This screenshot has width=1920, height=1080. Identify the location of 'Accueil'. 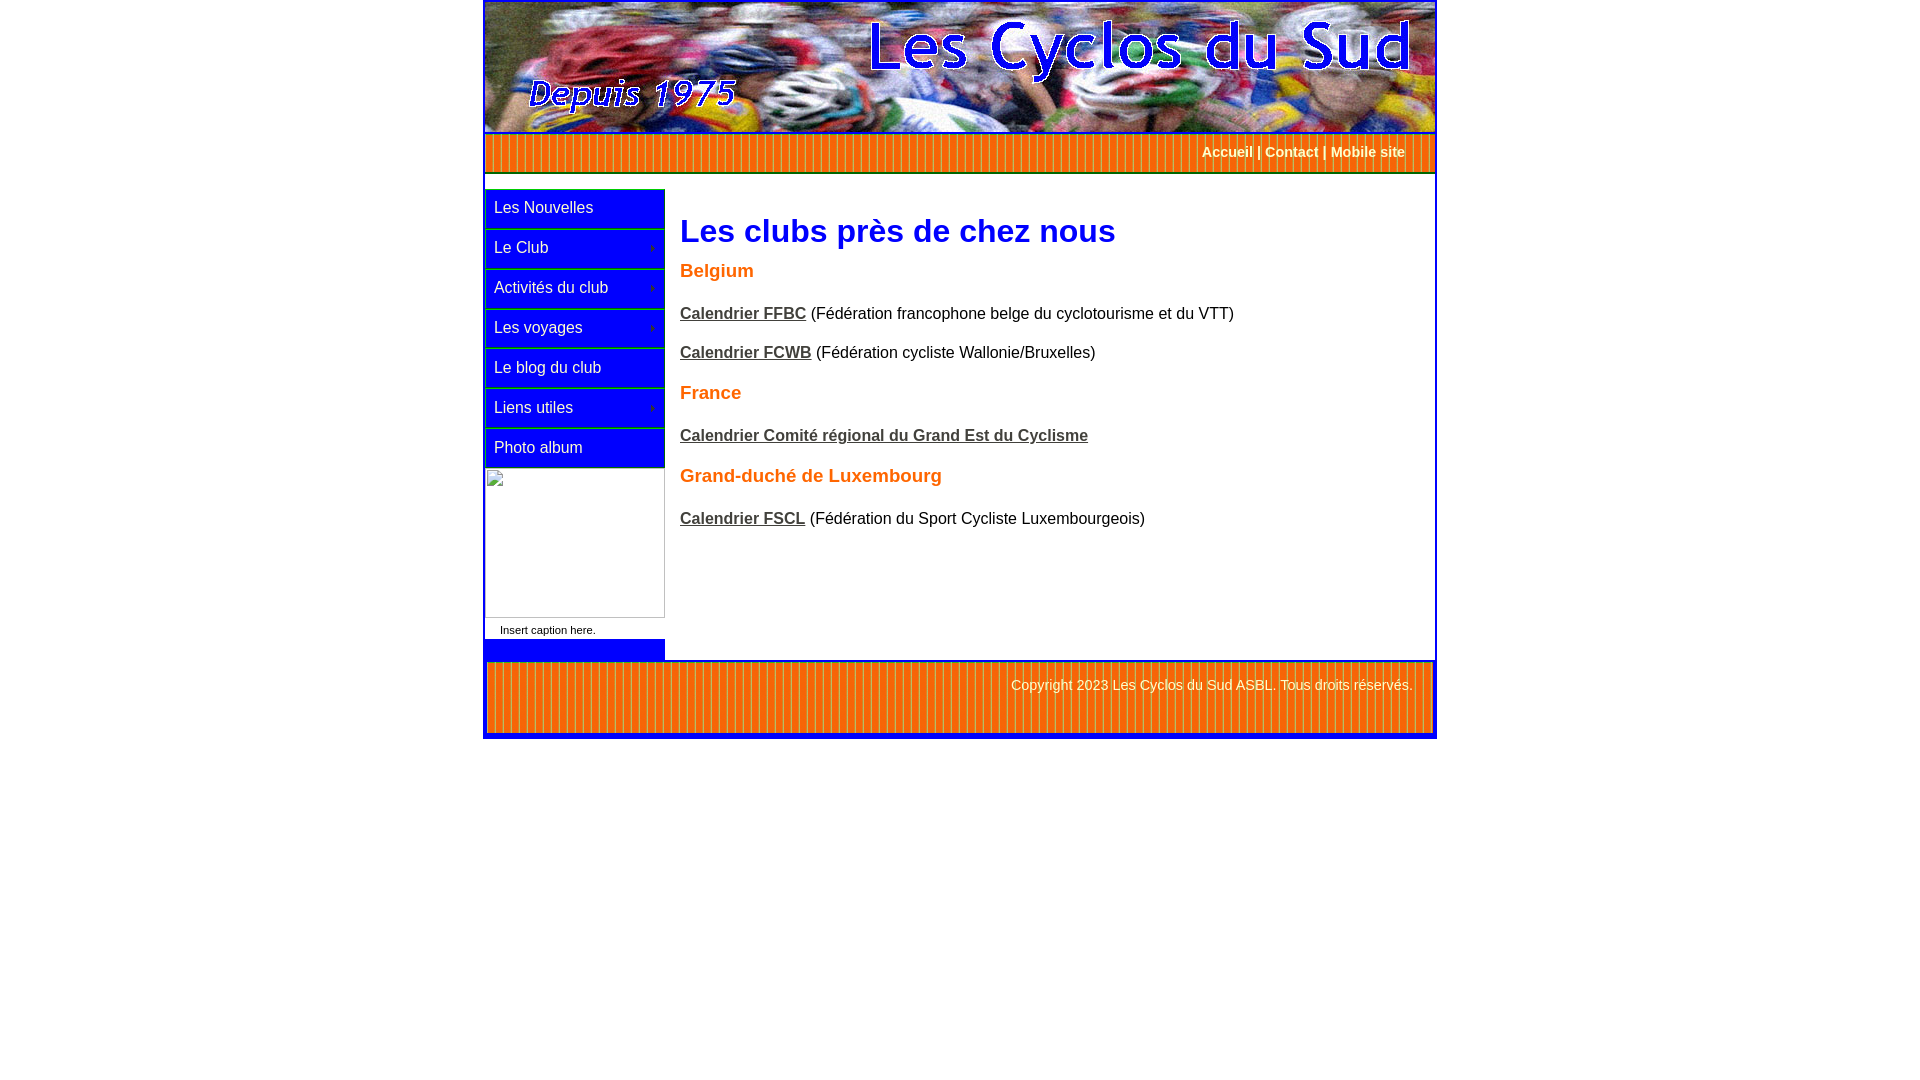
(1226, 150).